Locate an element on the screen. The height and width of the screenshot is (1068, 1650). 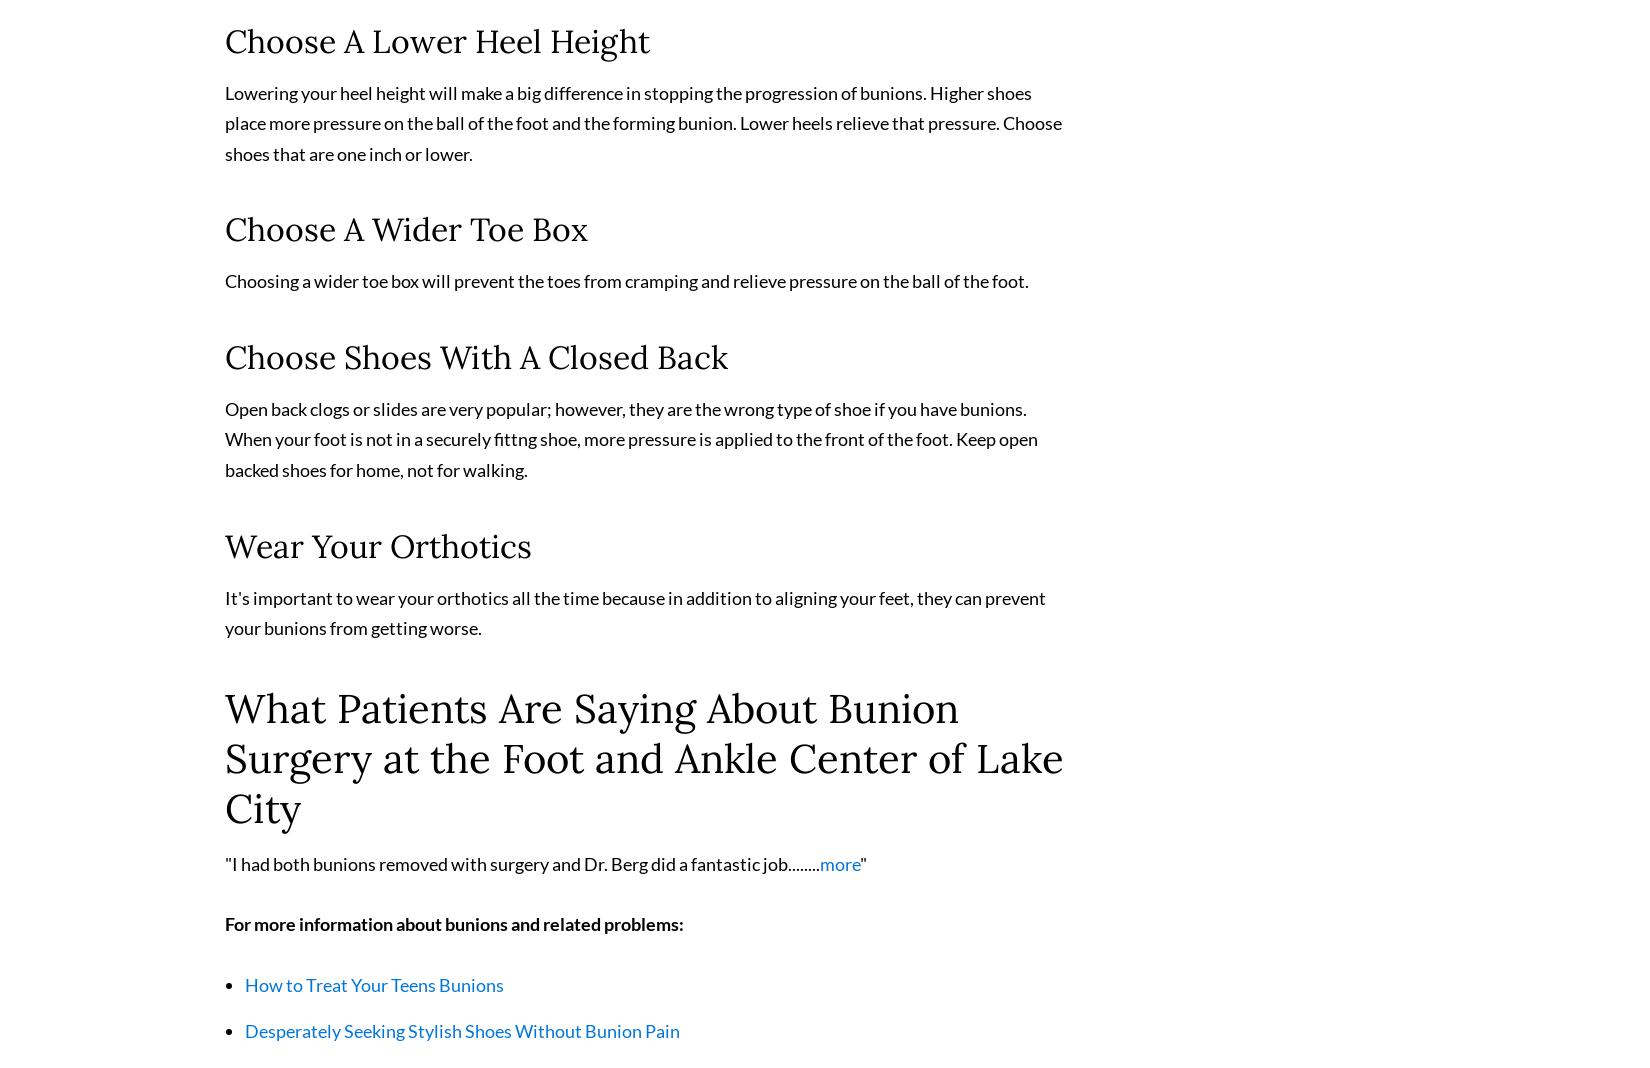
'Choose A Lower Heel Height' is located at coordinates (436, 48).